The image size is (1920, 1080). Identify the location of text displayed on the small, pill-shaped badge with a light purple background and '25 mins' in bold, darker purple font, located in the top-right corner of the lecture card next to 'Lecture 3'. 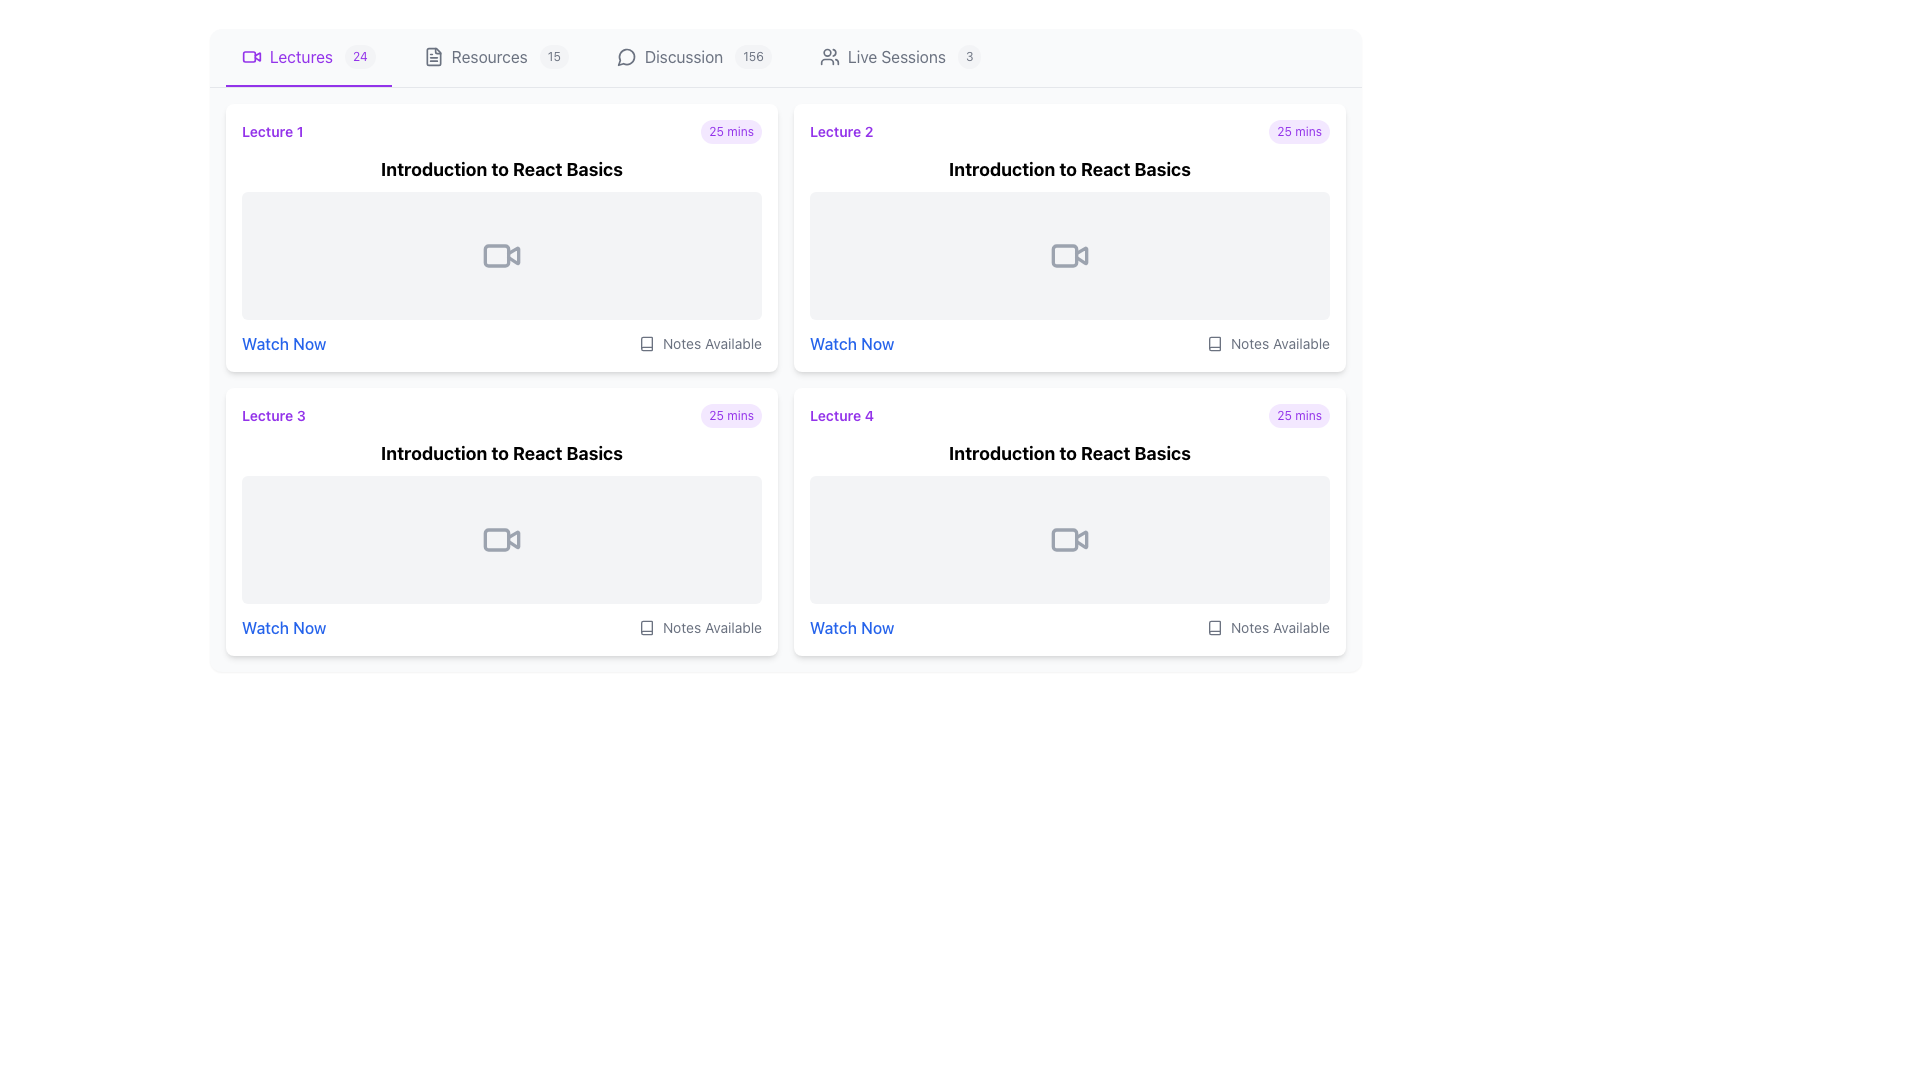
(730, 415).